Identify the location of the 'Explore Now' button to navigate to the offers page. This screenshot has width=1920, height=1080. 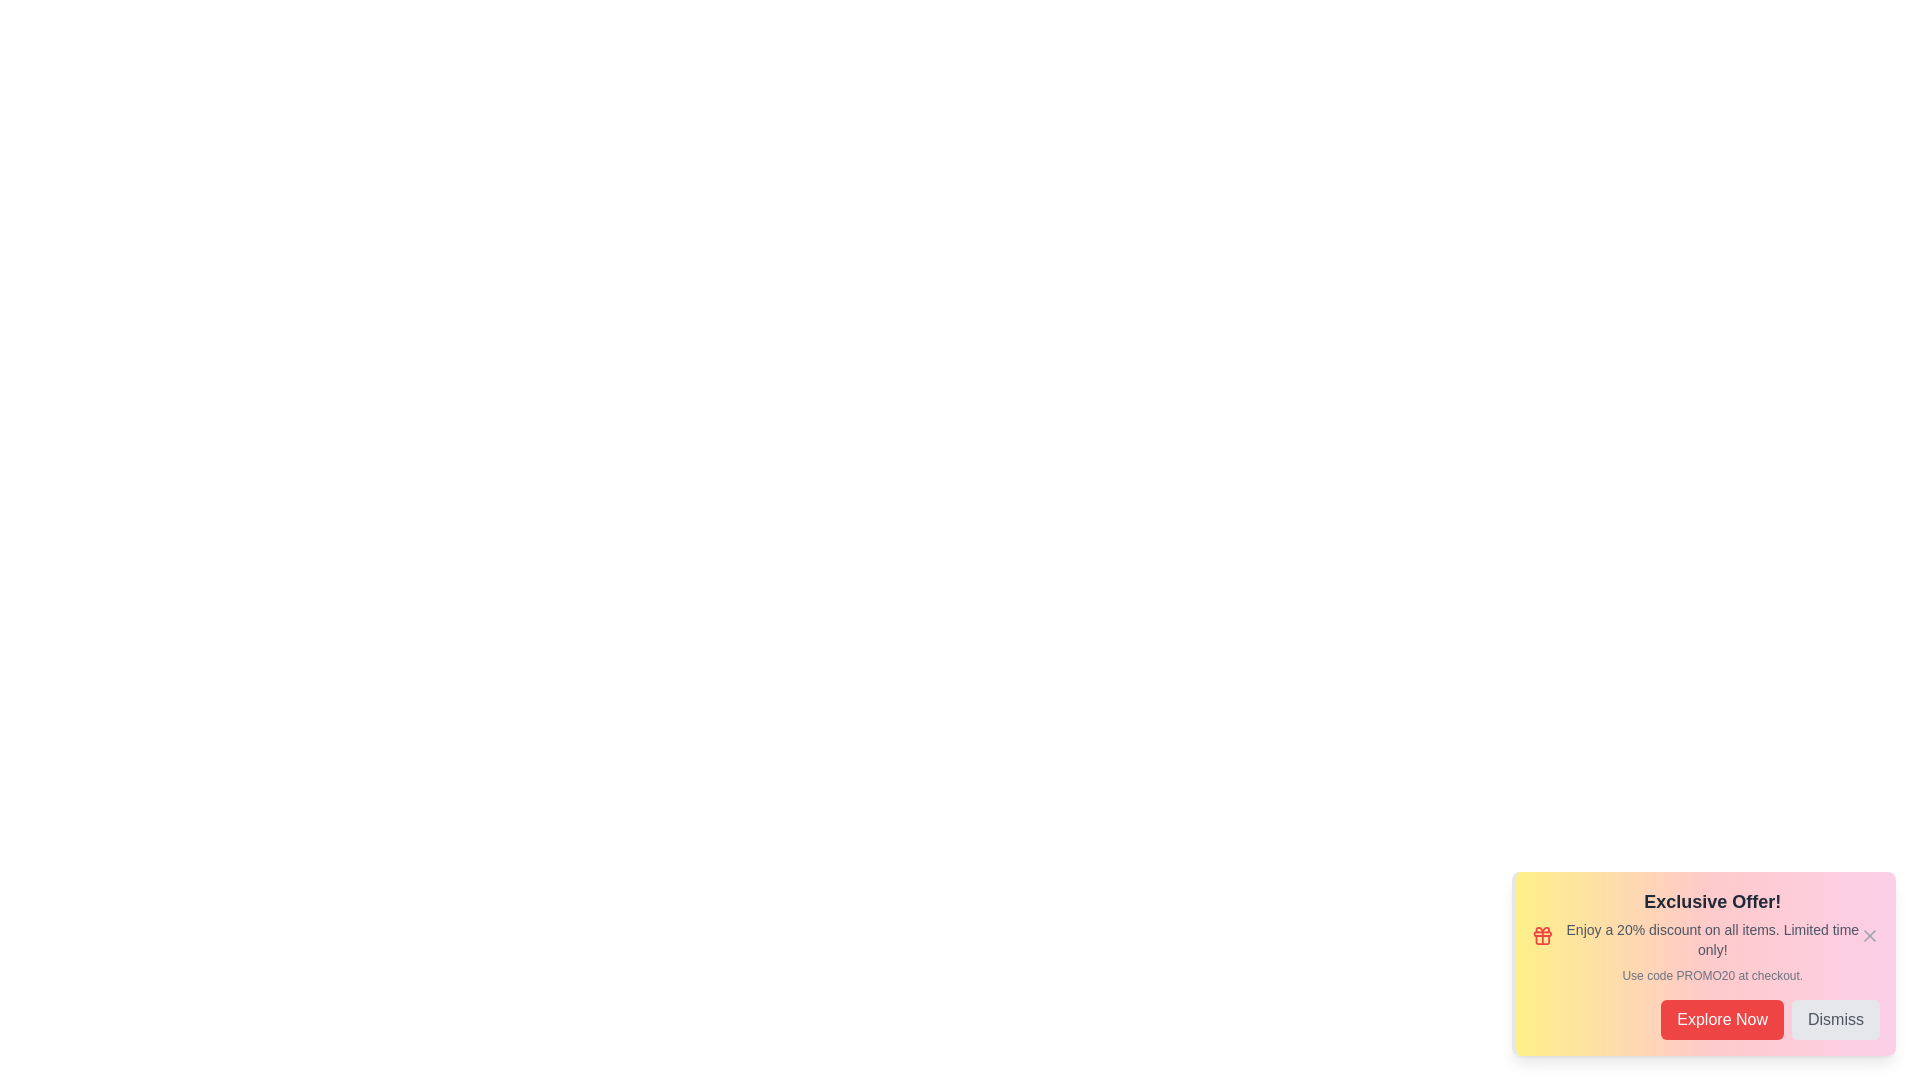
(1721, 1019).